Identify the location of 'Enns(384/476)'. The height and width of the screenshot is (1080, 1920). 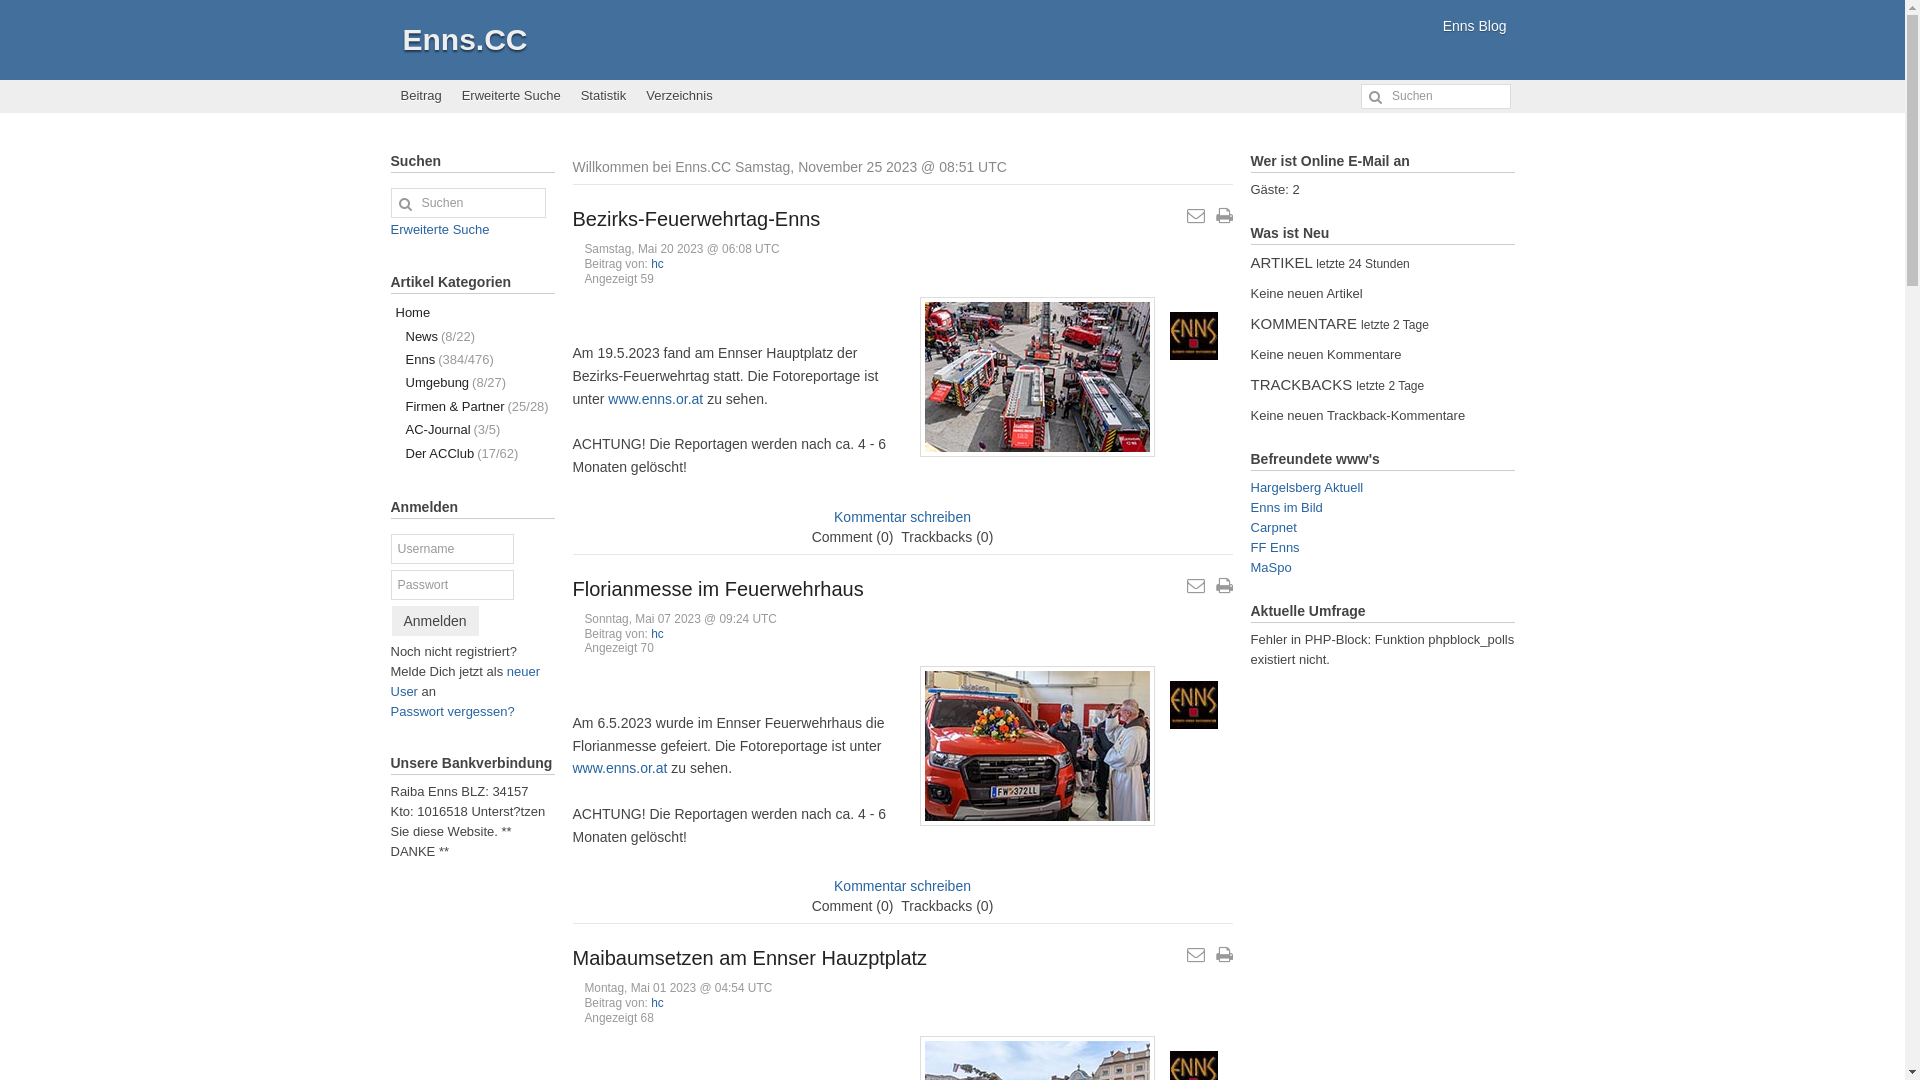
(470, 358).